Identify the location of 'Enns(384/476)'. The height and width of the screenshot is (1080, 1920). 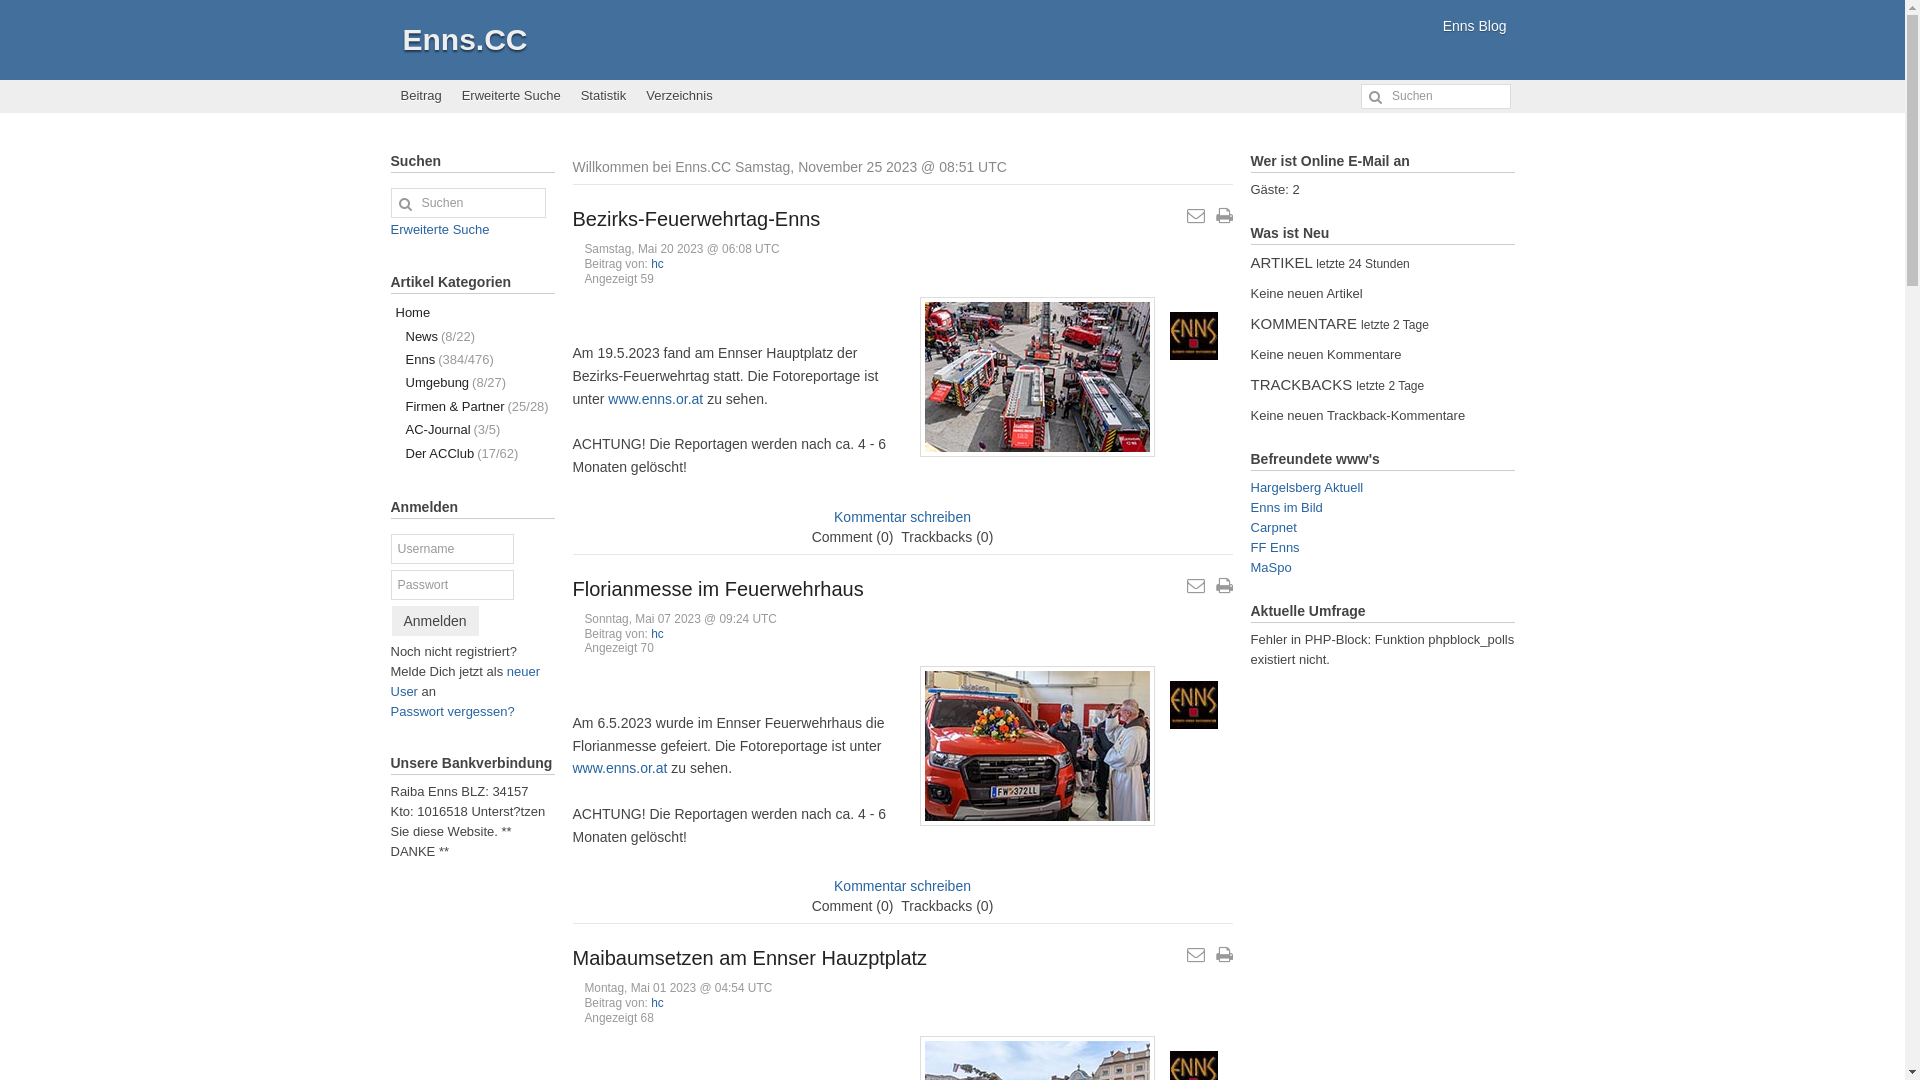
(470, 358).